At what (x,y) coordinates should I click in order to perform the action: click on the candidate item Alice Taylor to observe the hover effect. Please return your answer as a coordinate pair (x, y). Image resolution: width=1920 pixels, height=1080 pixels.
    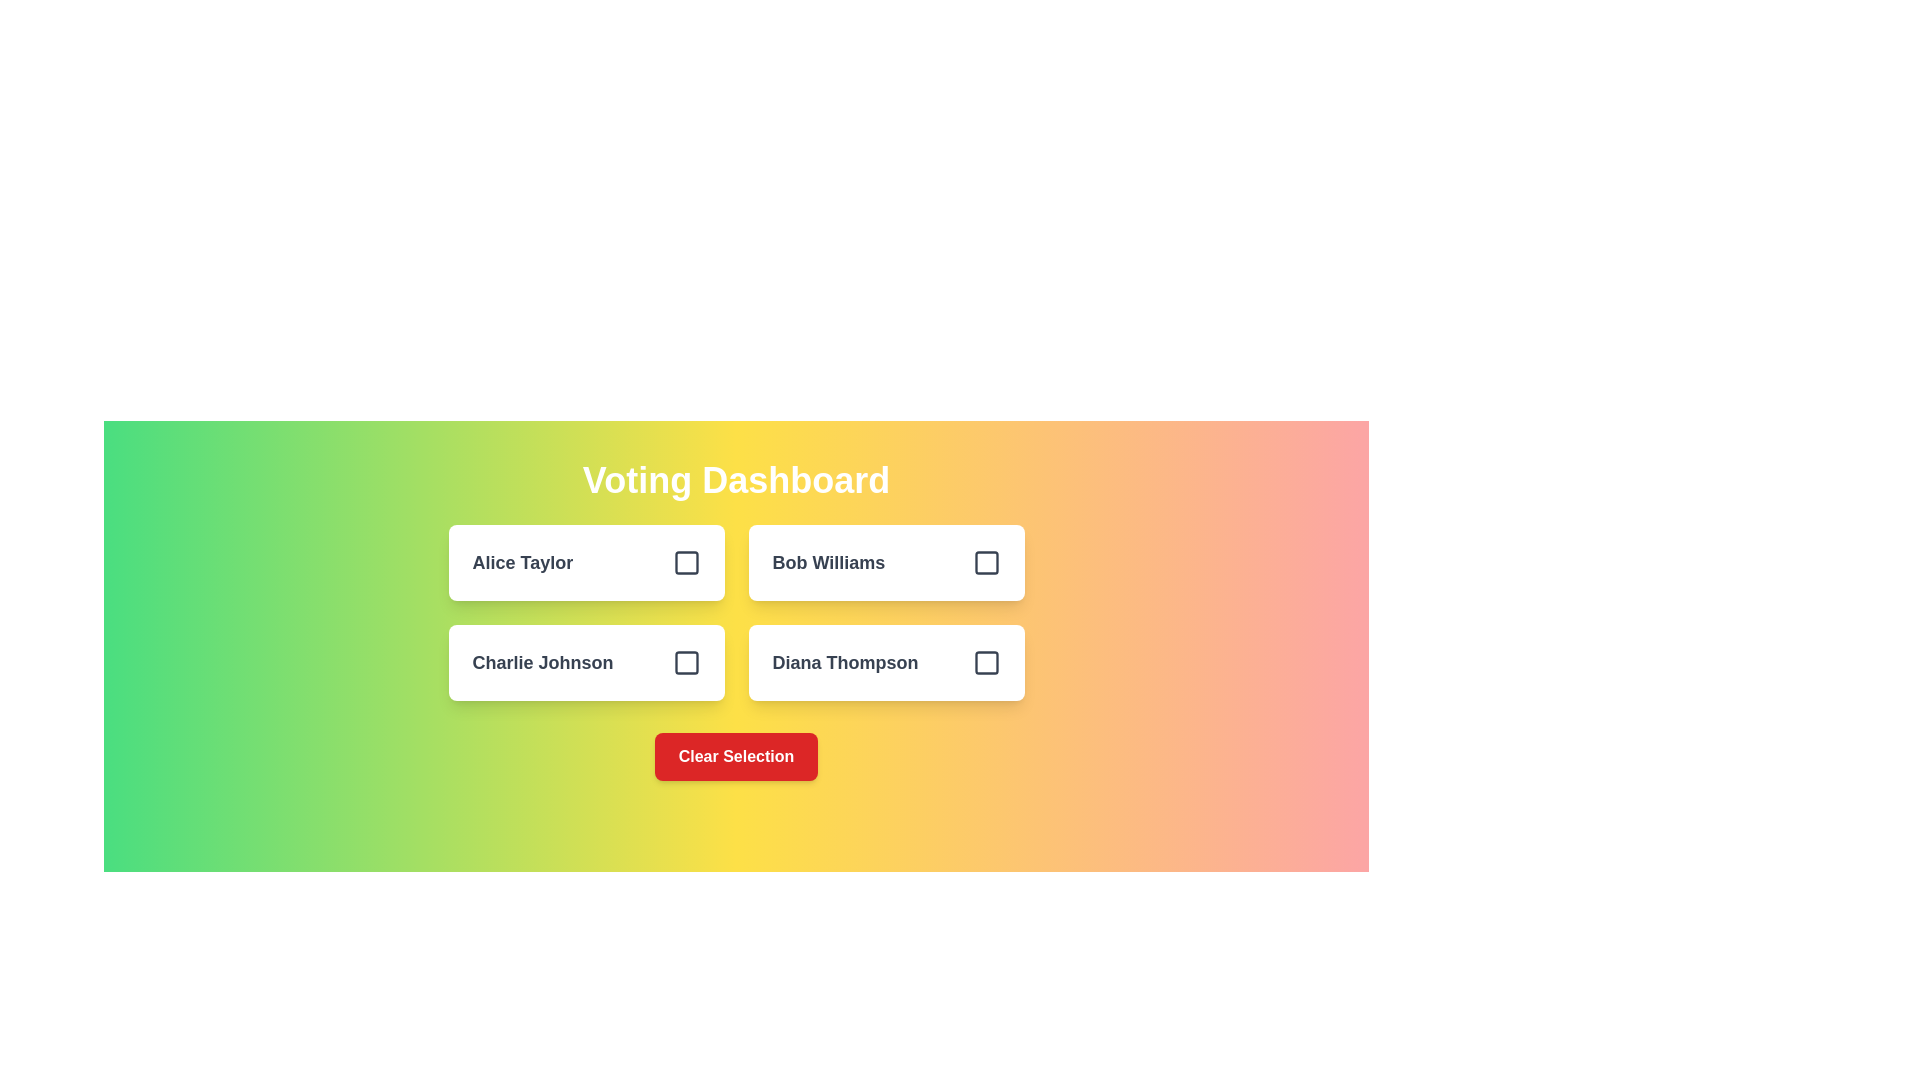
    Looking at the image, I should click on (585, 563).